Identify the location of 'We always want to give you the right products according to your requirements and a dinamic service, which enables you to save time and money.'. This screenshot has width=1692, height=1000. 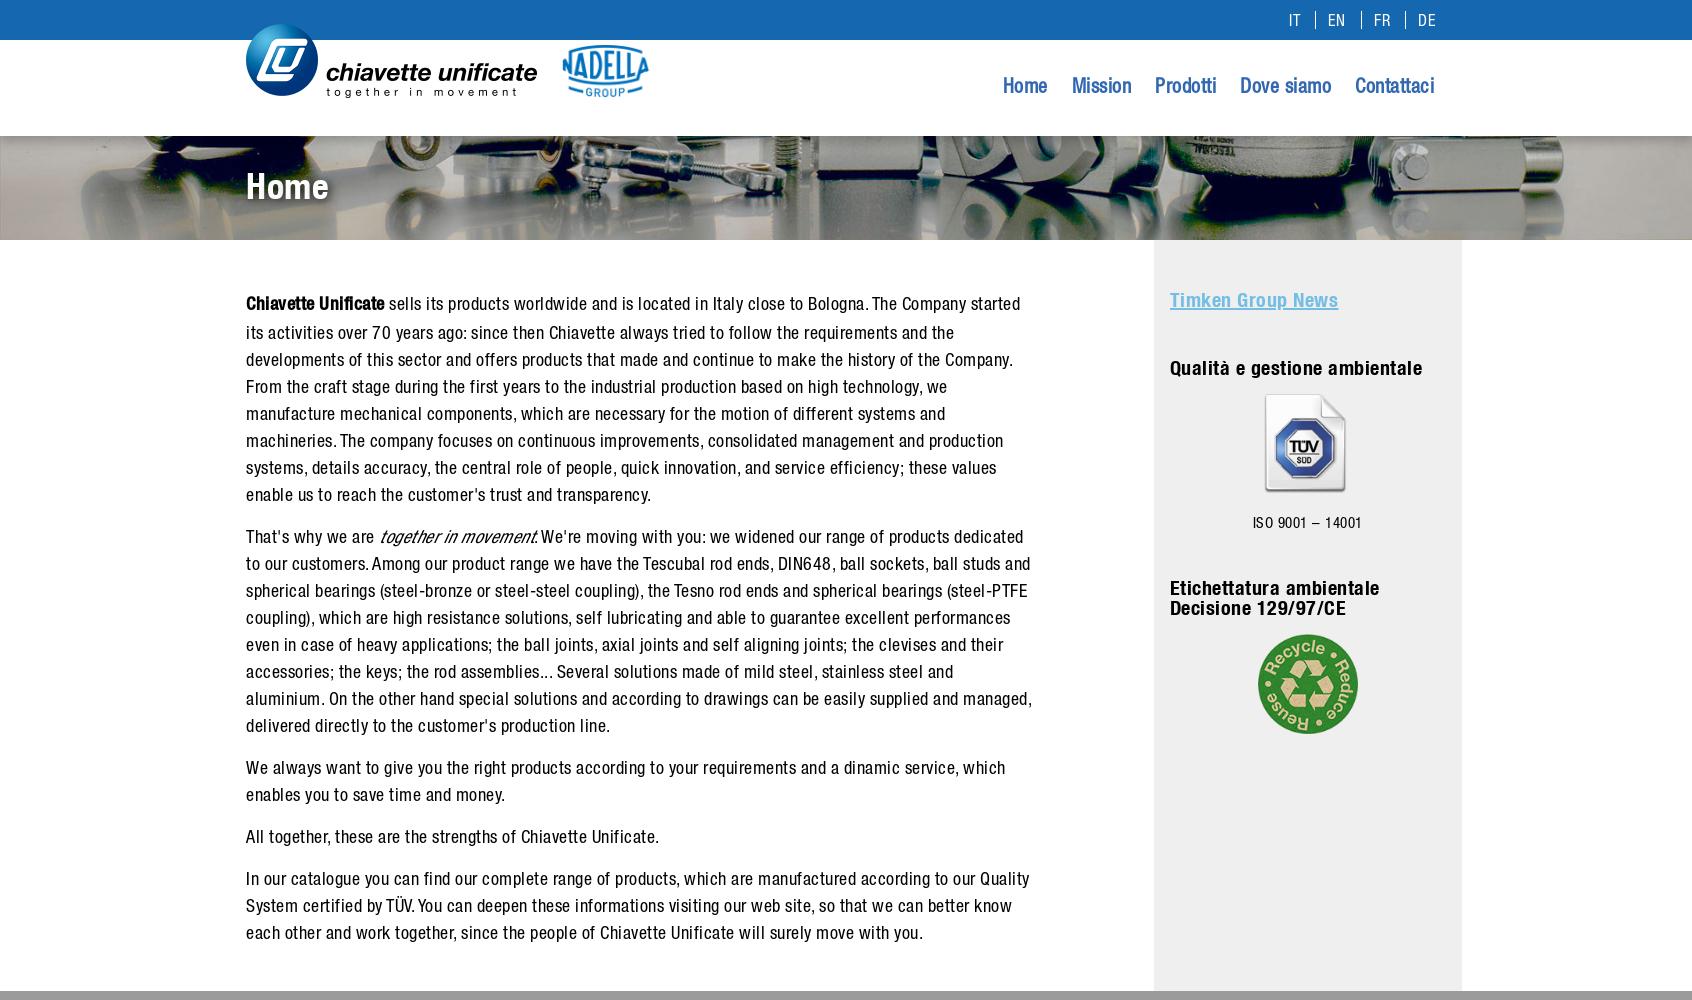
(624, 781).